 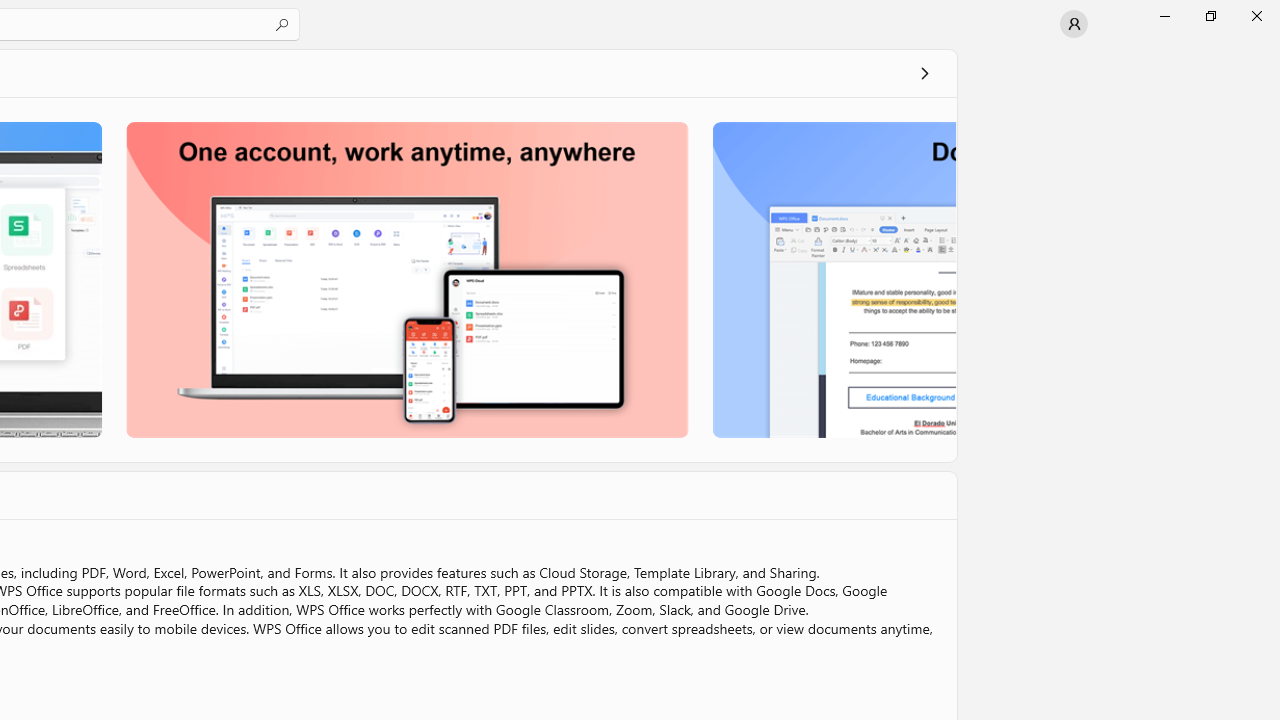 I want to click on 'Screenshot 2', so click(x=406, y=279).